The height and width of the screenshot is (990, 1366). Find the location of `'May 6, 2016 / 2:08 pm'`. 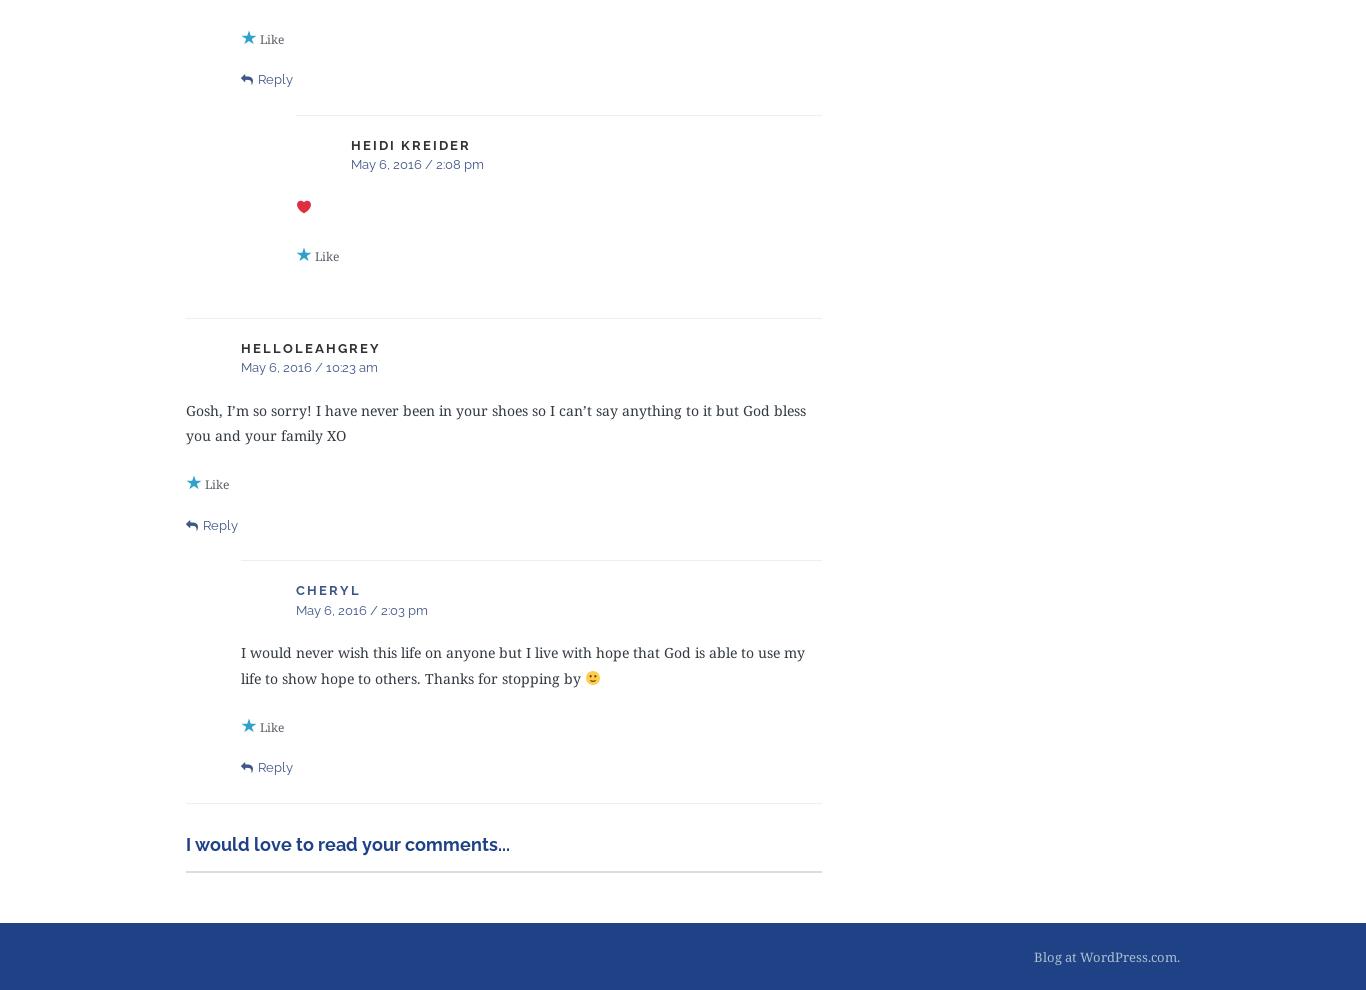

'May 6, 2016 / 2:08 pm' is located at coordinates (350, 164).